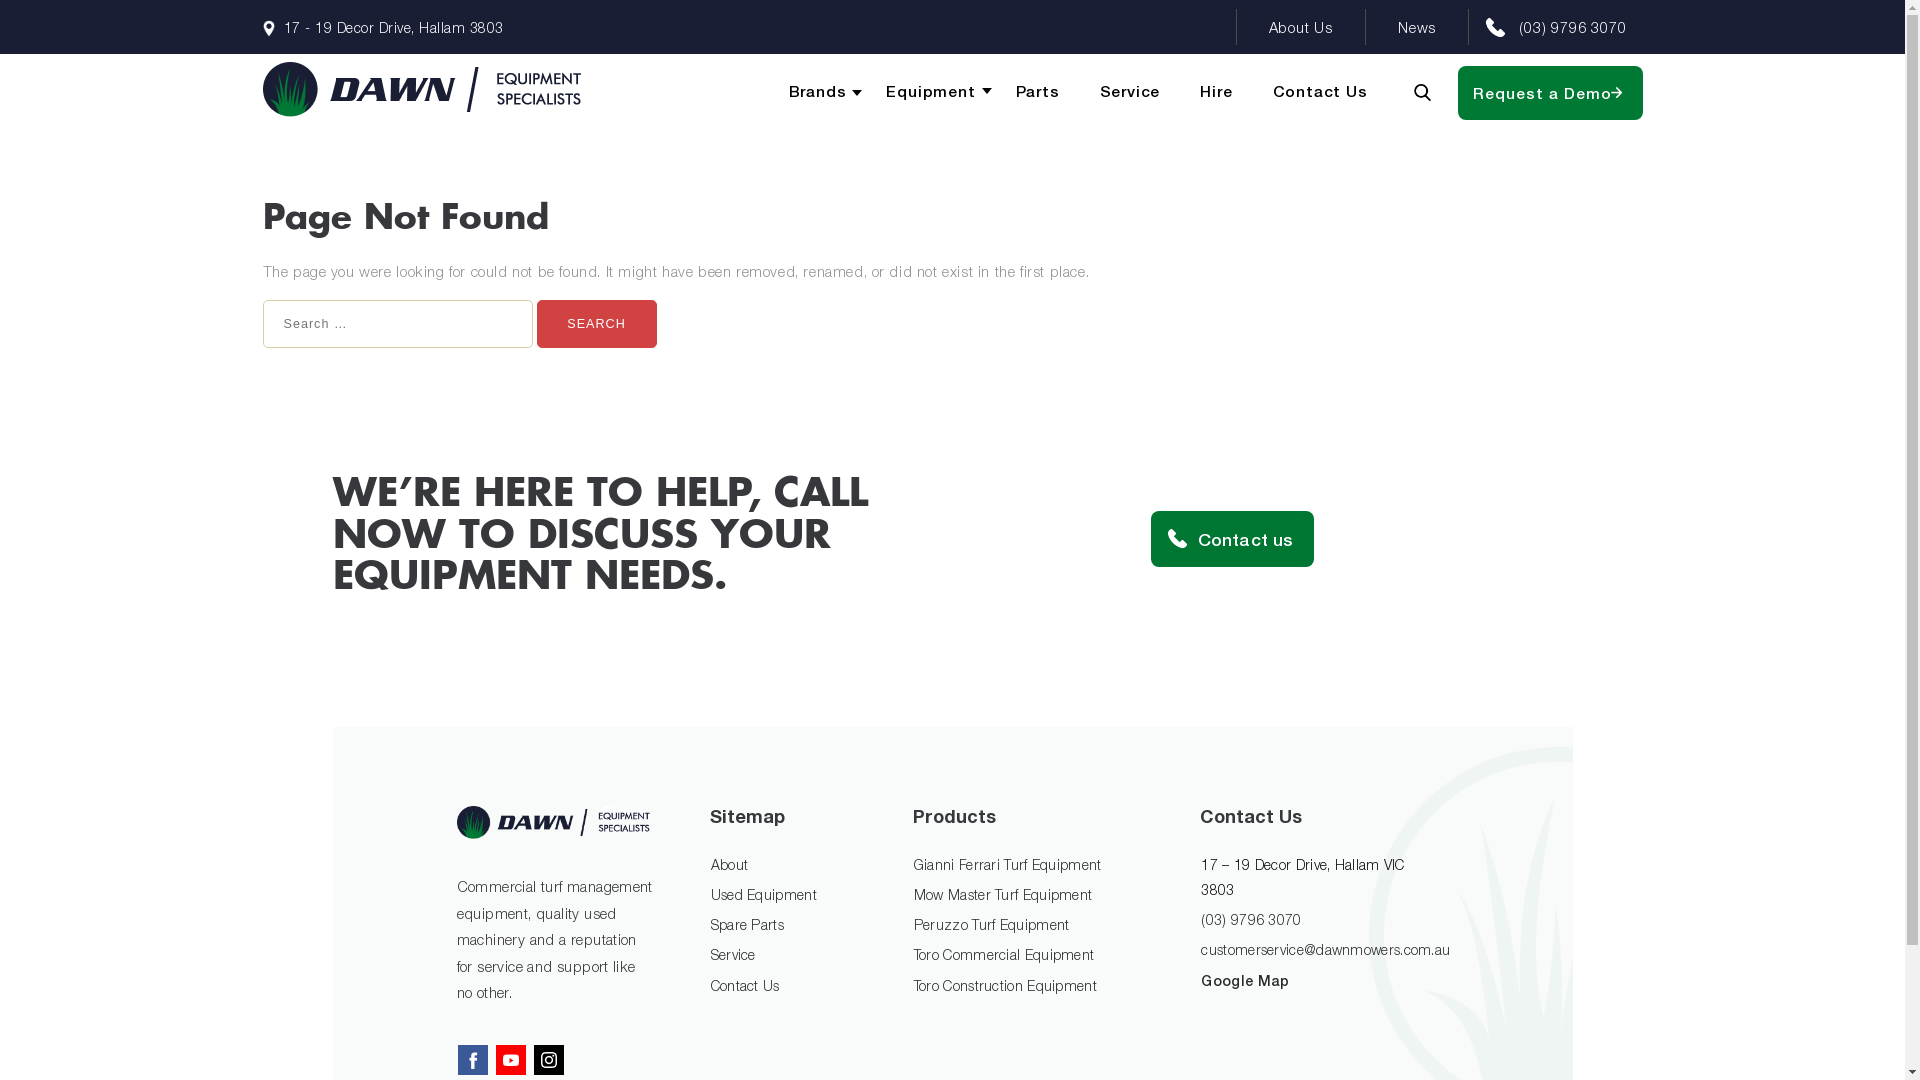  I want to click on 'Google Map', so click(1243, 979).